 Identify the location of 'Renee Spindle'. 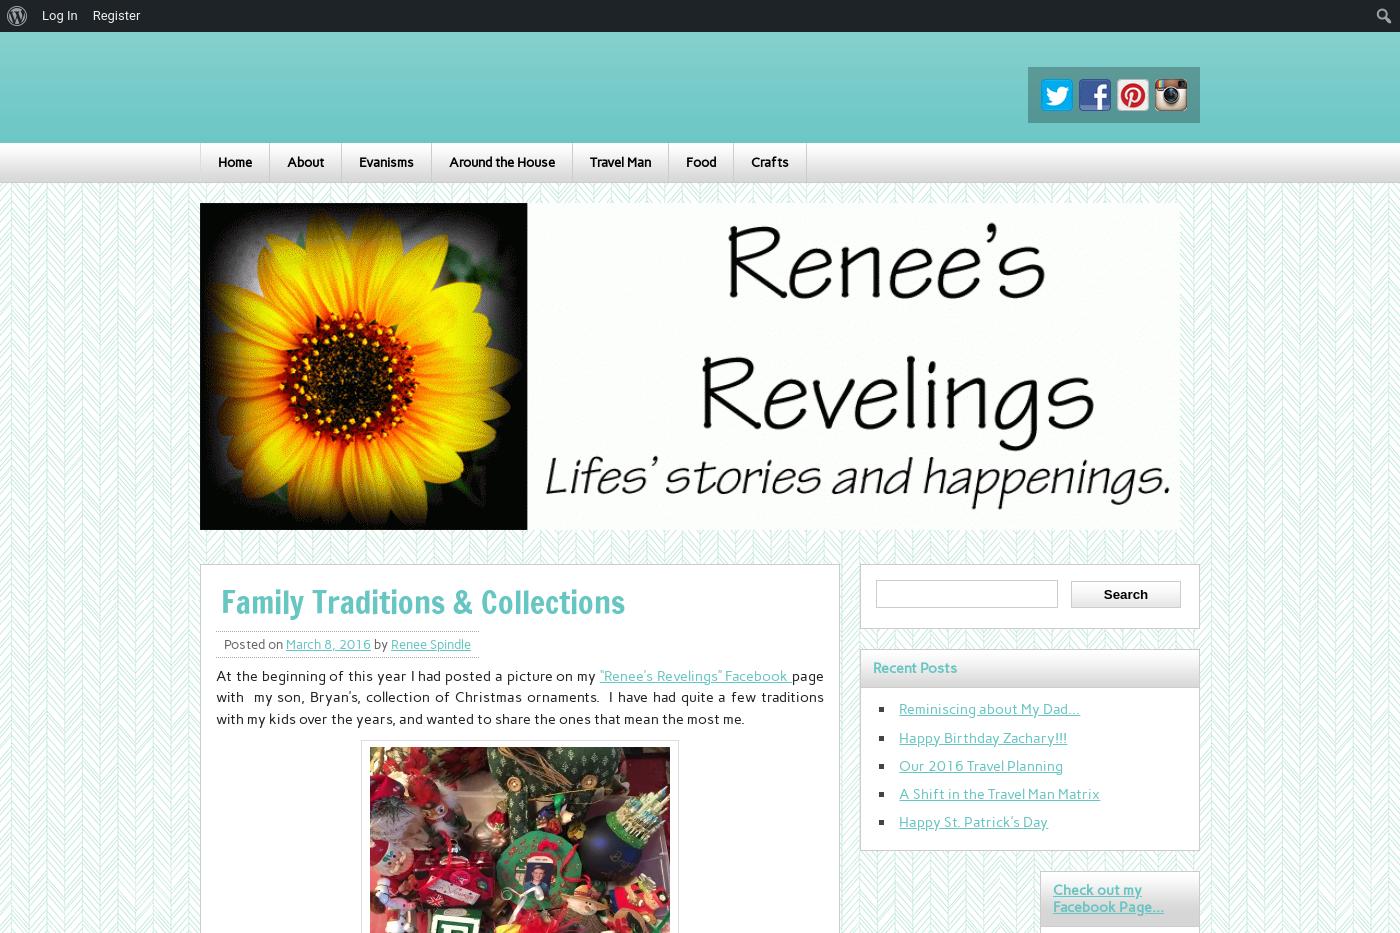
(431, 643).